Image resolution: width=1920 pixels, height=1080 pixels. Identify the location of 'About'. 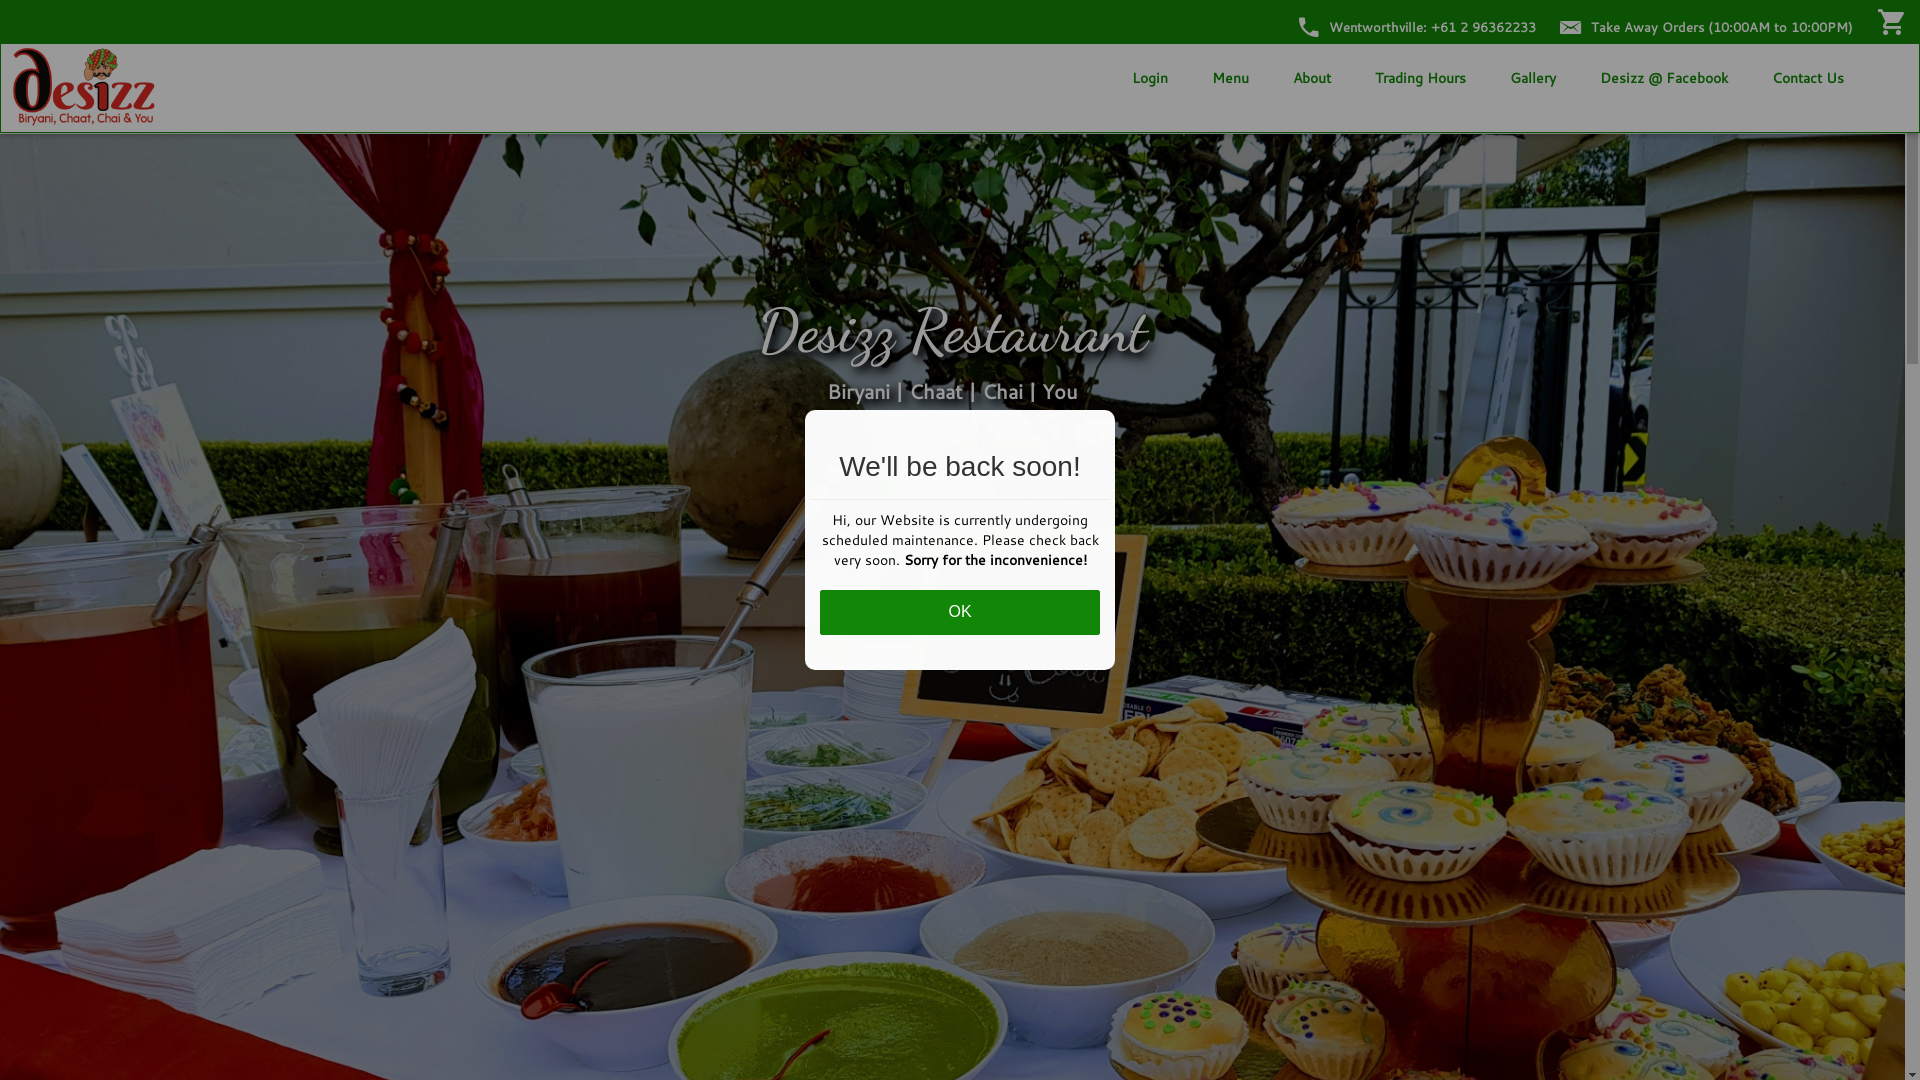
(1311, 76).